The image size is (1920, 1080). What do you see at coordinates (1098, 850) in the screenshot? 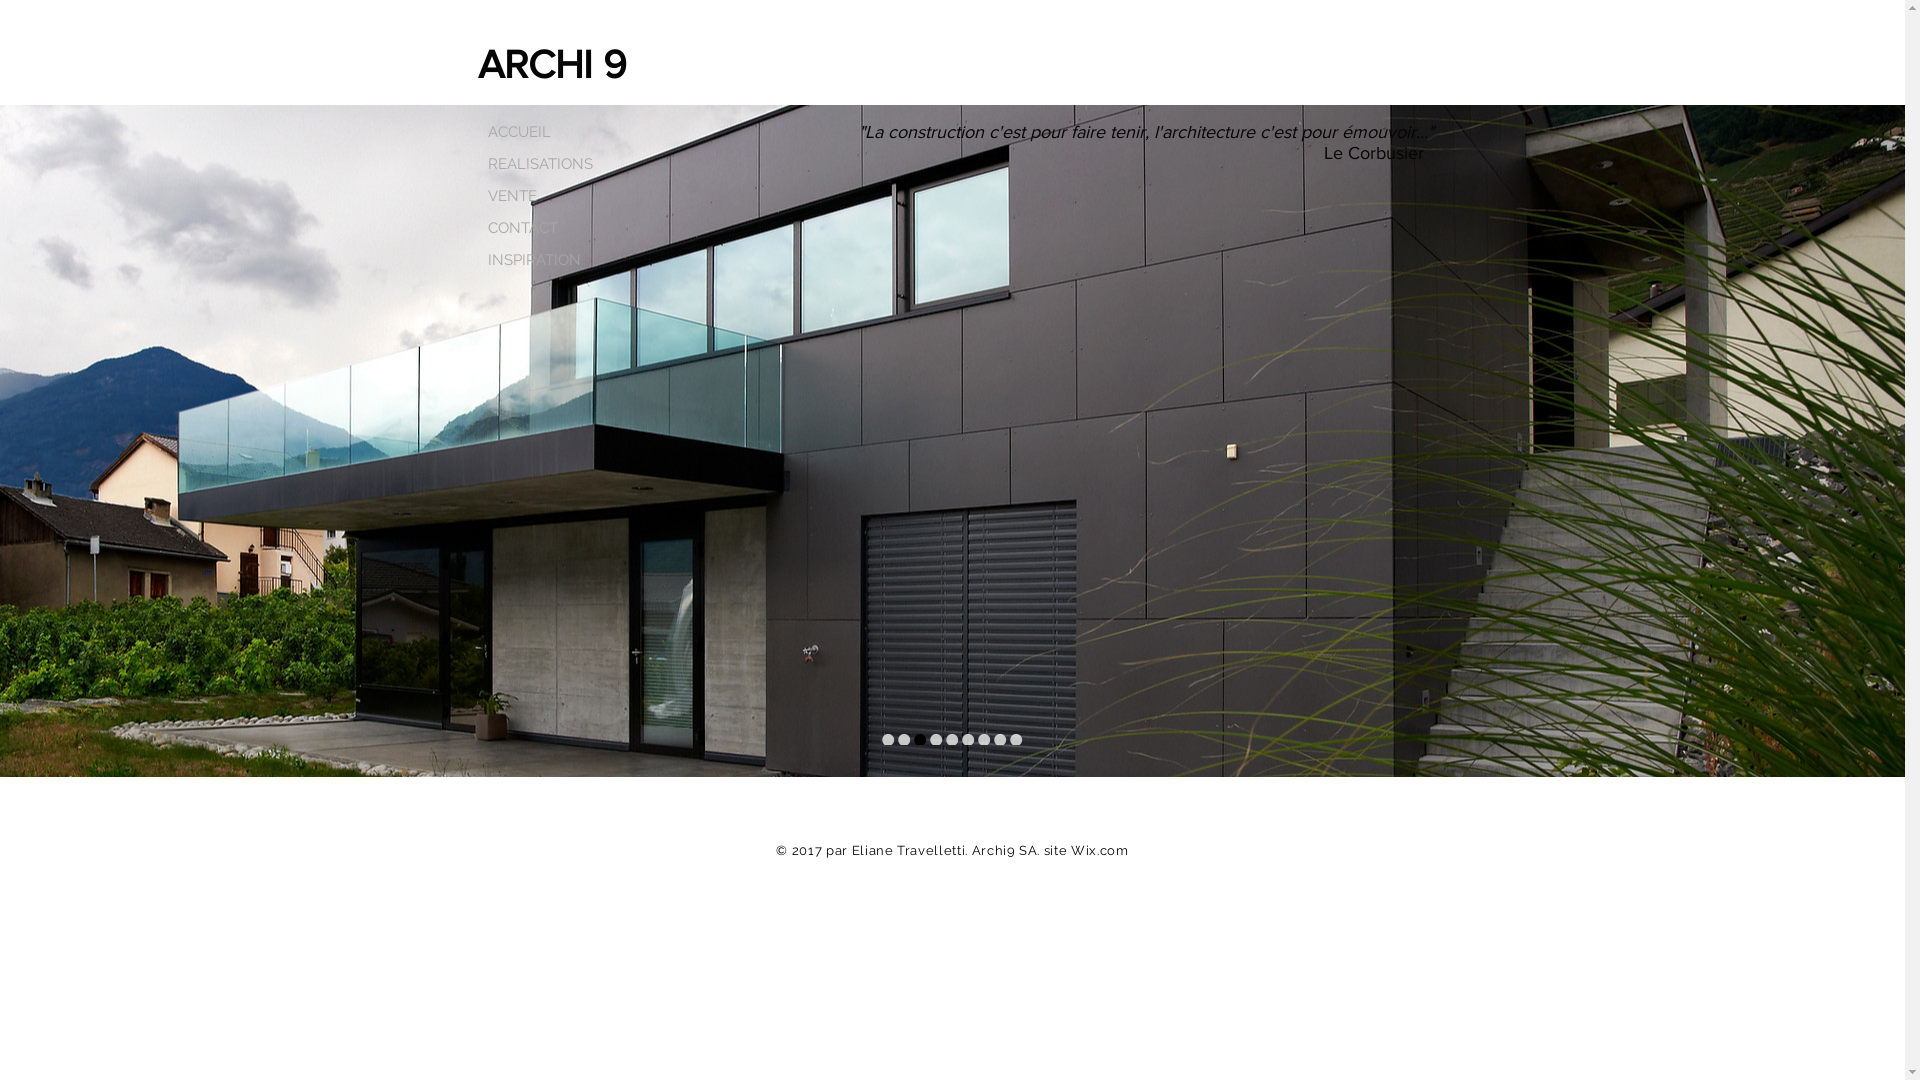
I see `'Wix.com'` at bounding box center [1098, 850].